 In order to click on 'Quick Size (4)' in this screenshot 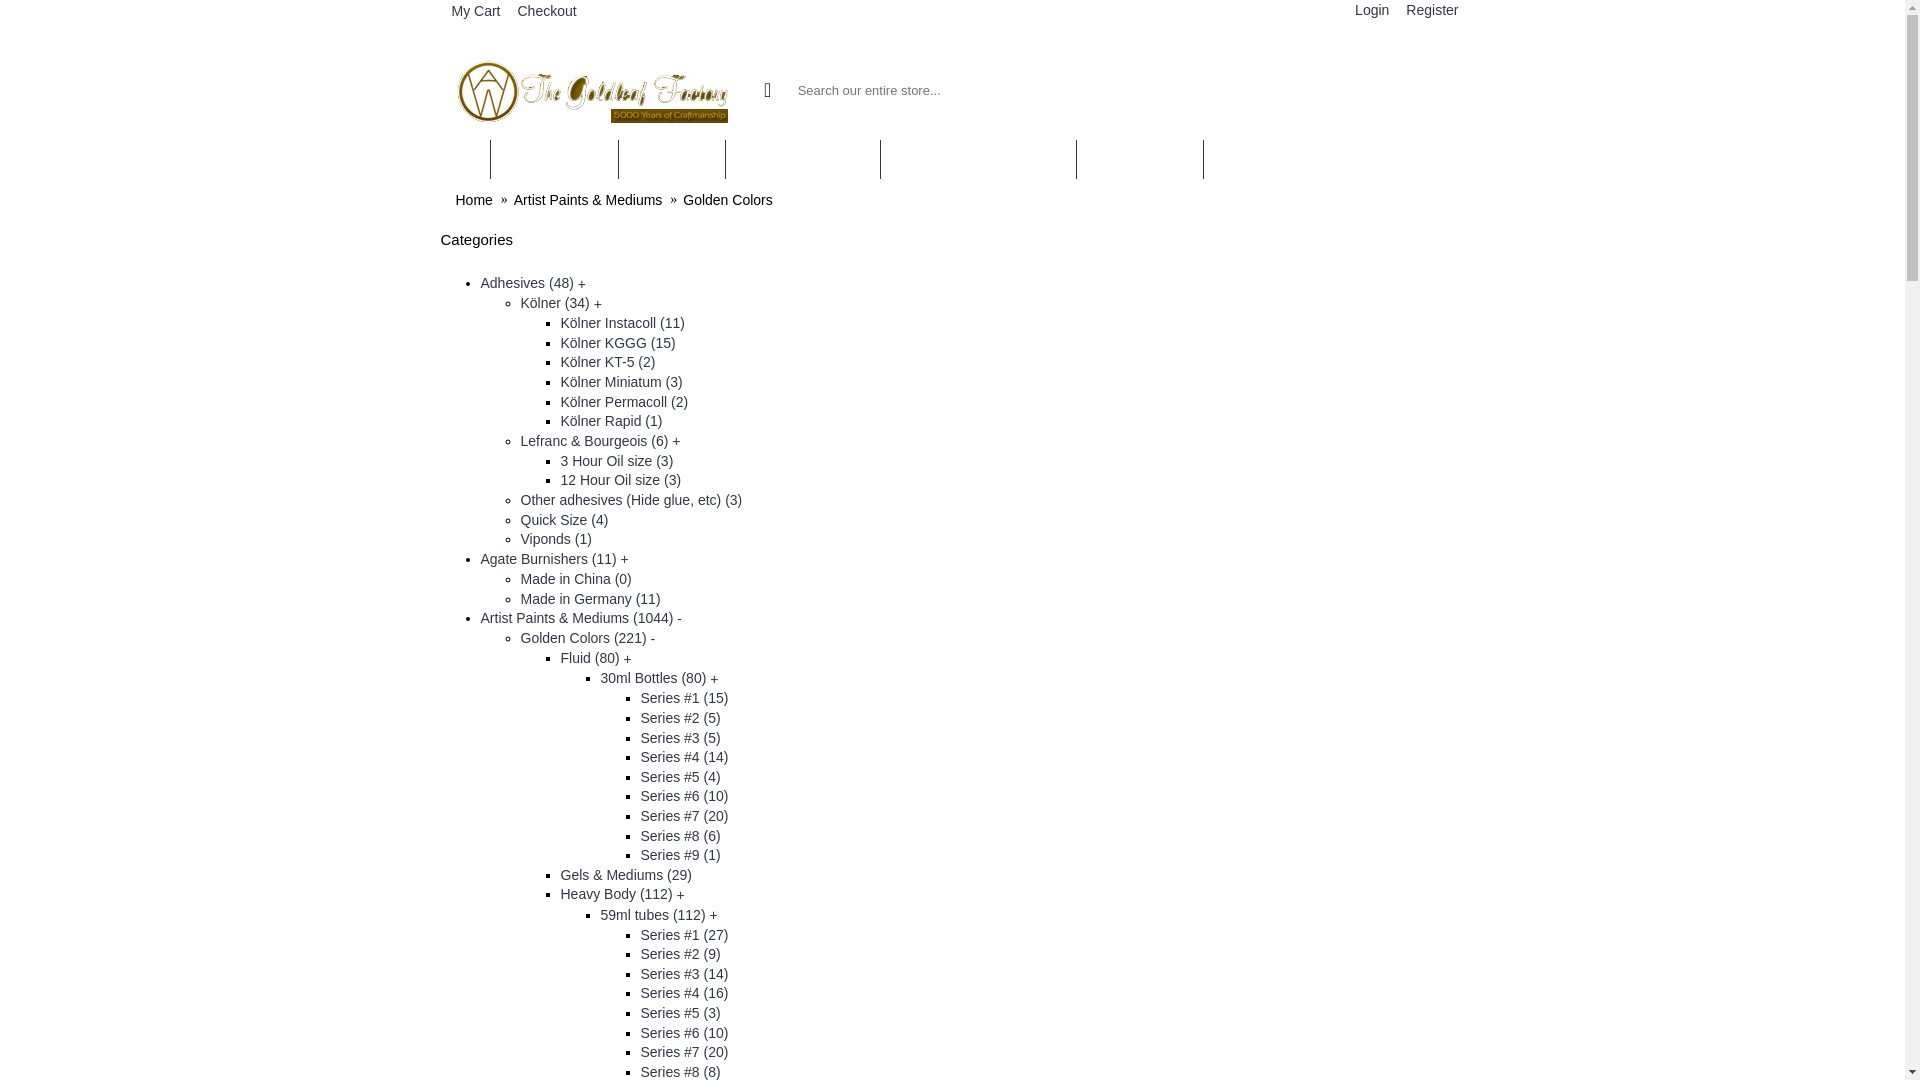, I will do `click(519, 519)`.